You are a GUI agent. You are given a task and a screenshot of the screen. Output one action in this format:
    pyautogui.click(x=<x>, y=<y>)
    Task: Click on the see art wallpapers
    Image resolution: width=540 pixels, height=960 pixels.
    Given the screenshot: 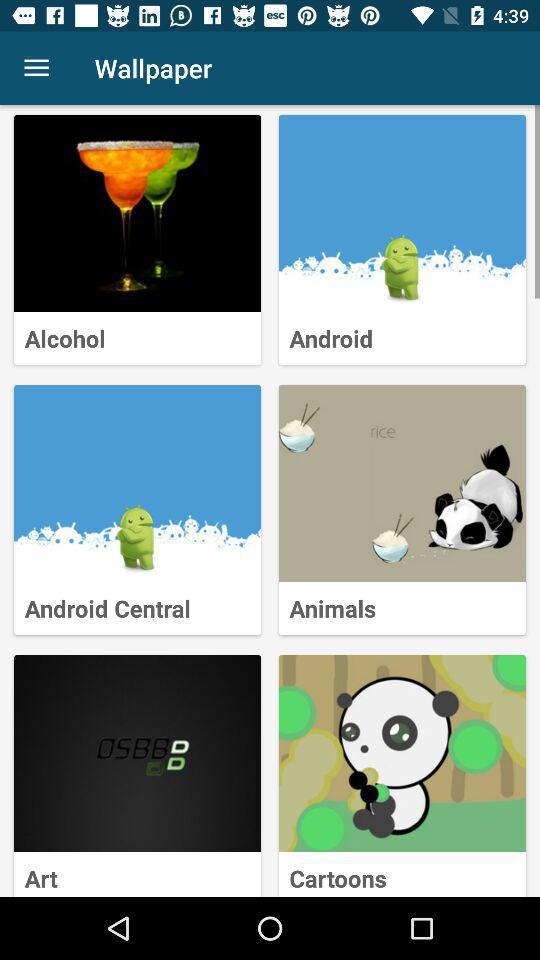 What is the action you would take?
    pyautogui.click(x=136, y=752)
    